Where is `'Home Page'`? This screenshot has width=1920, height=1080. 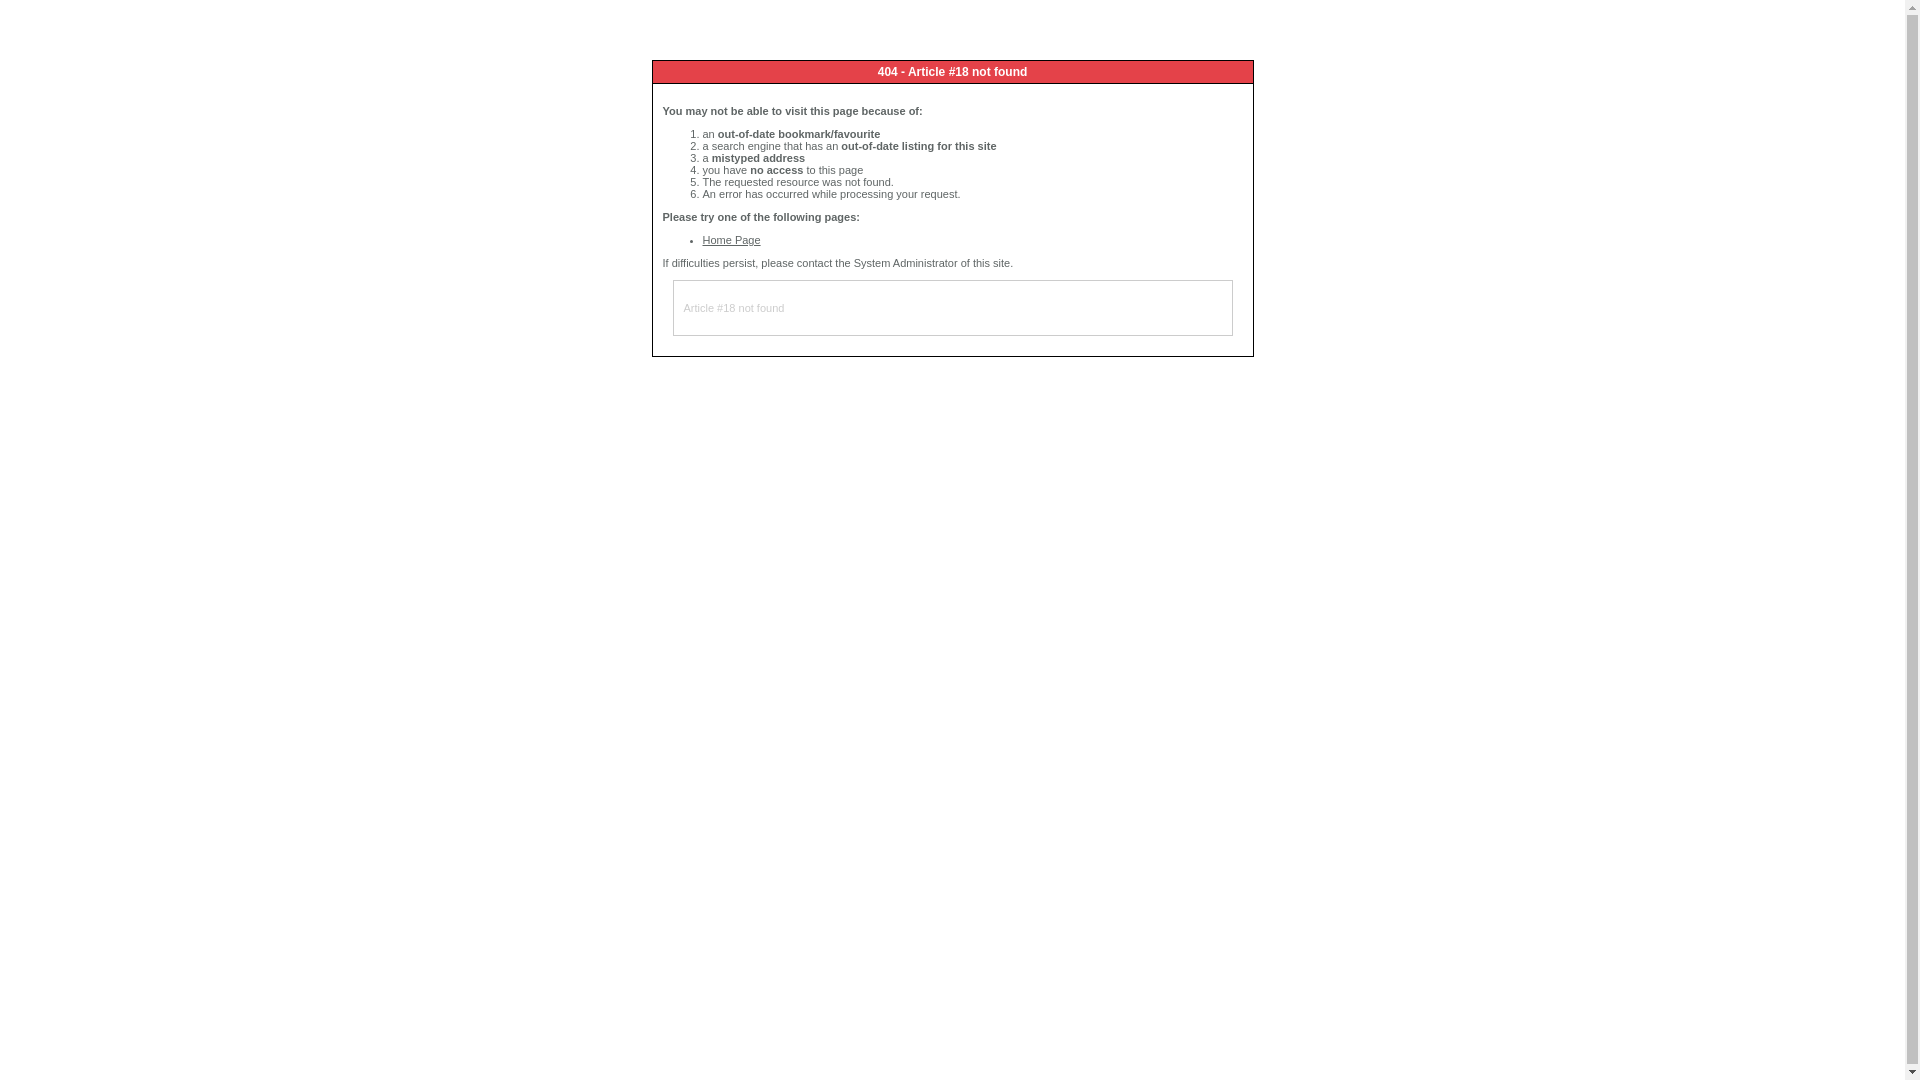
'Home Page' is located at coordinates (729, 238).